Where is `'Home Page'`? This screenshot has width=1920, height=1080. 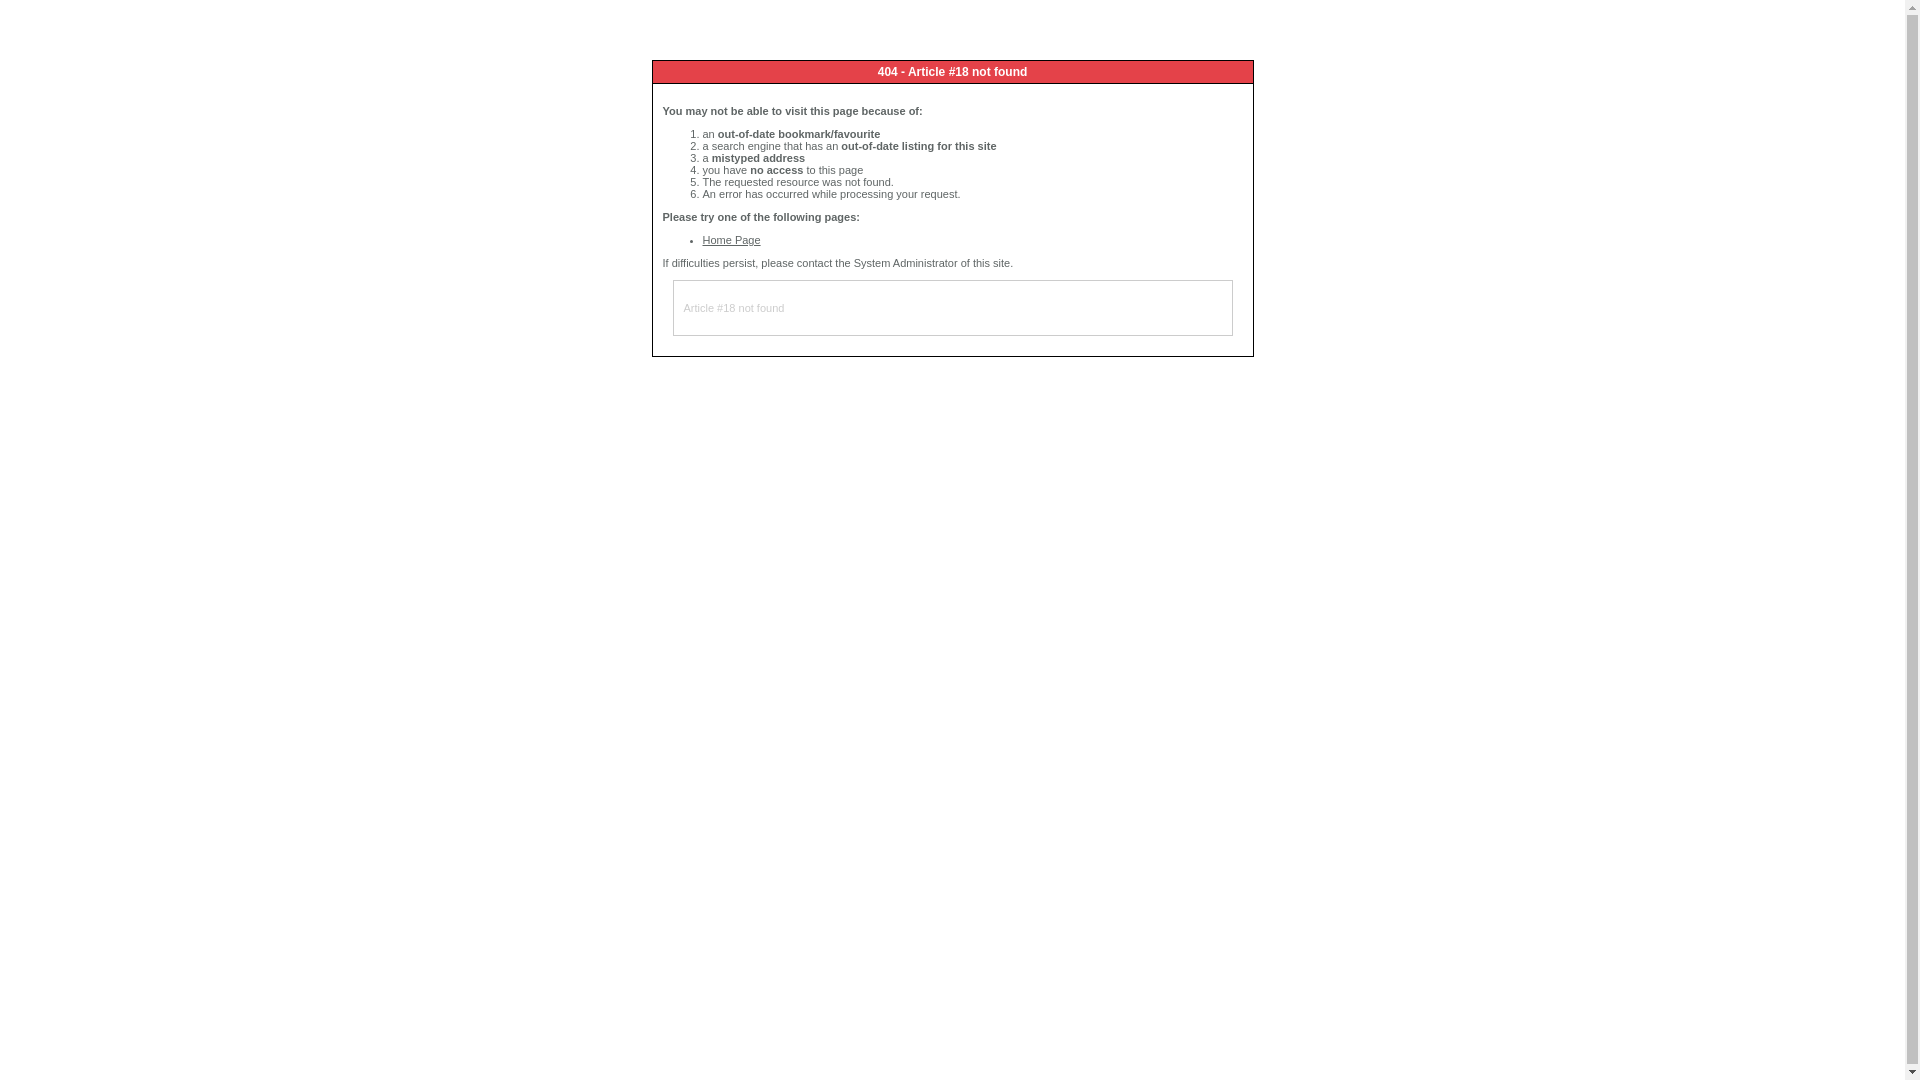
'Home Page' is located at coordinates (729, 238).